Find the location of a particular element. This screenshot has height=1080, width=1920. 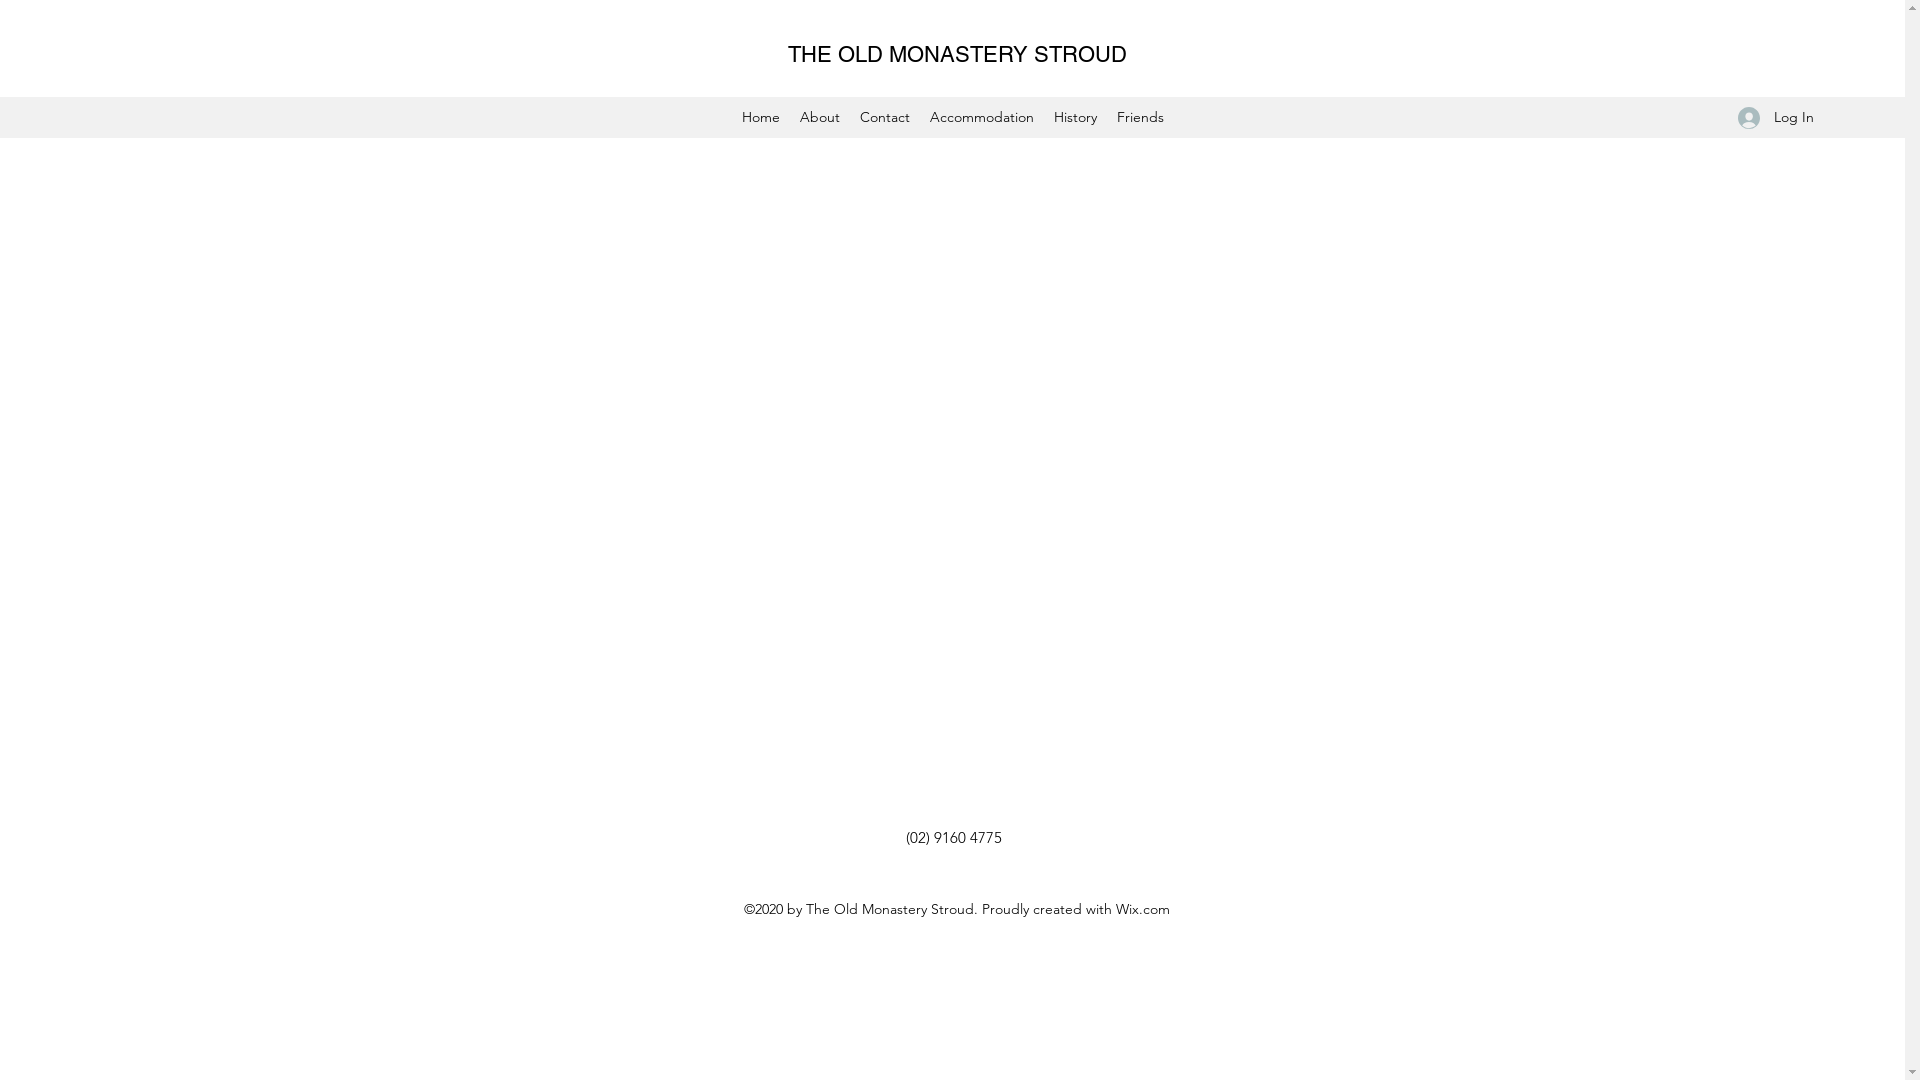

'THE OLD MONASTERY STROUD' is located at coordinates (956, 53).